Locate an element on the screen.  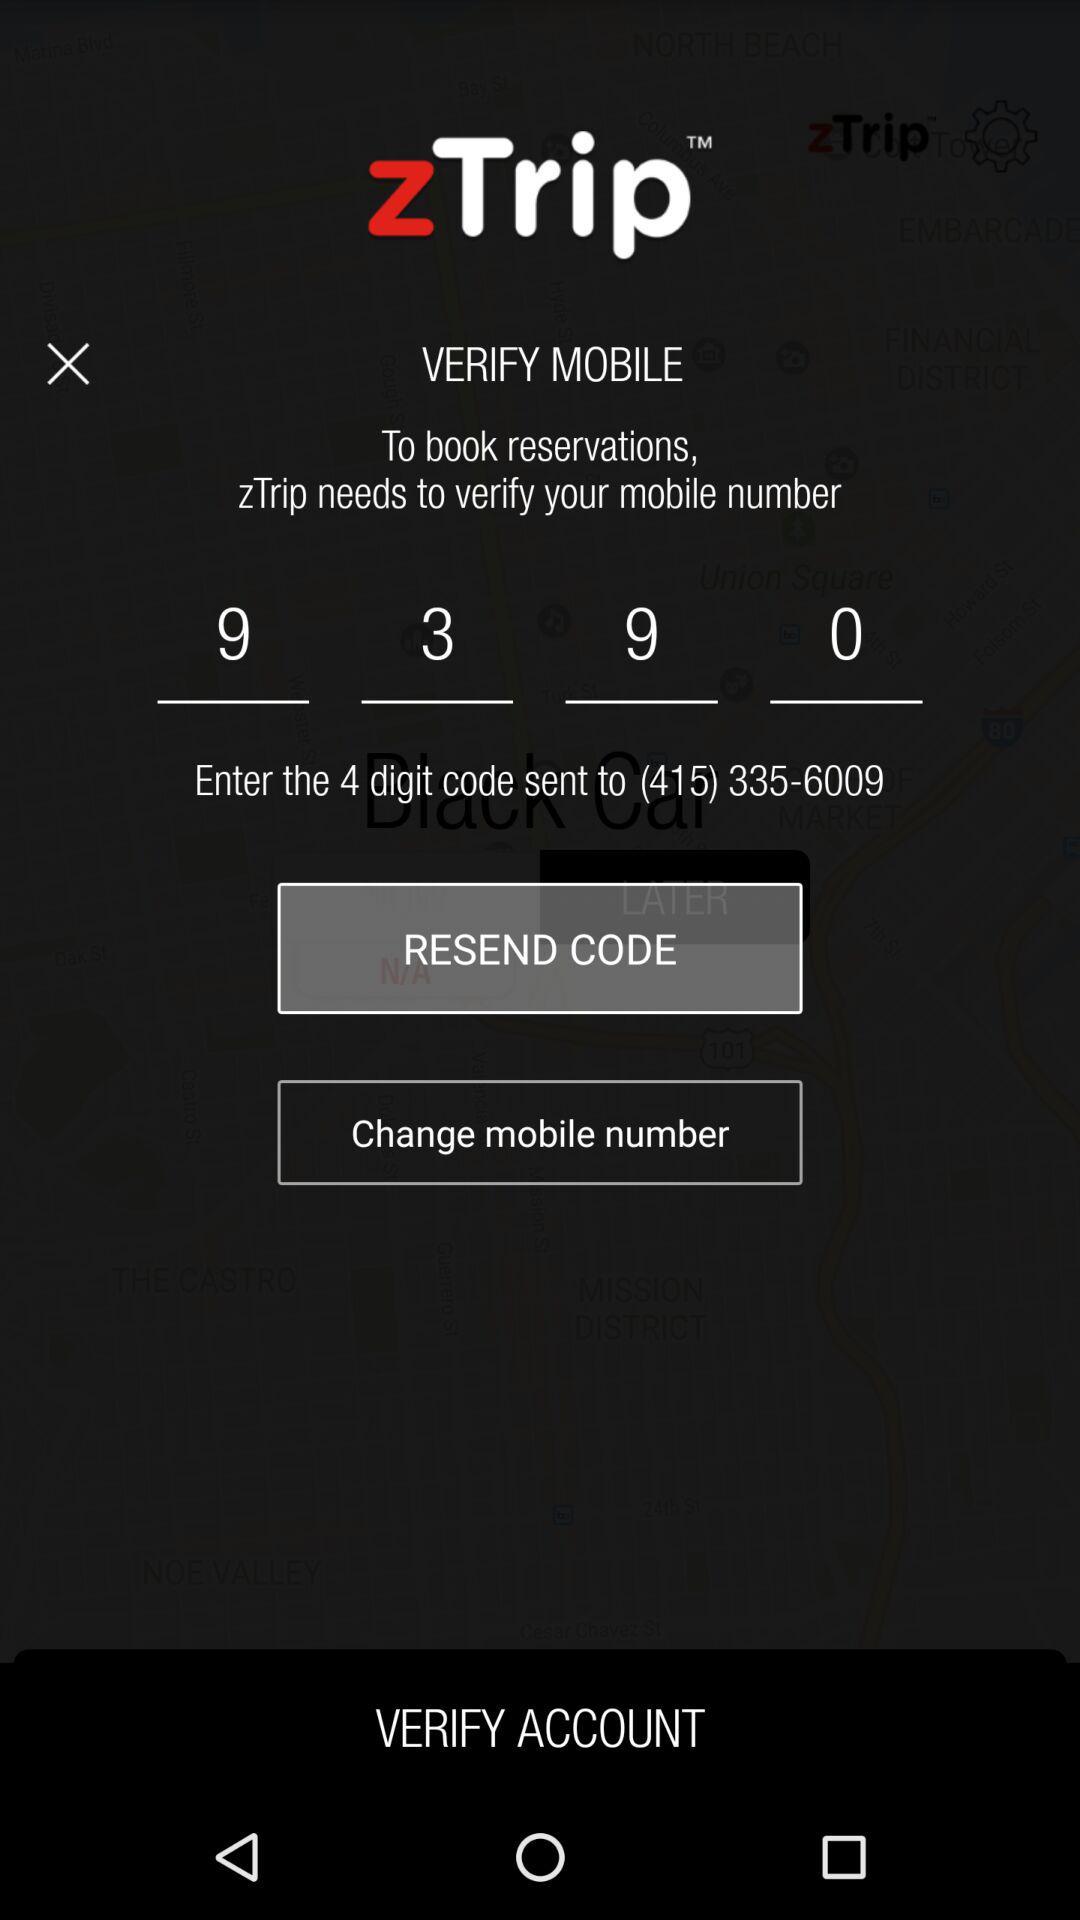
the close icon is located at coordinates (67, 389).